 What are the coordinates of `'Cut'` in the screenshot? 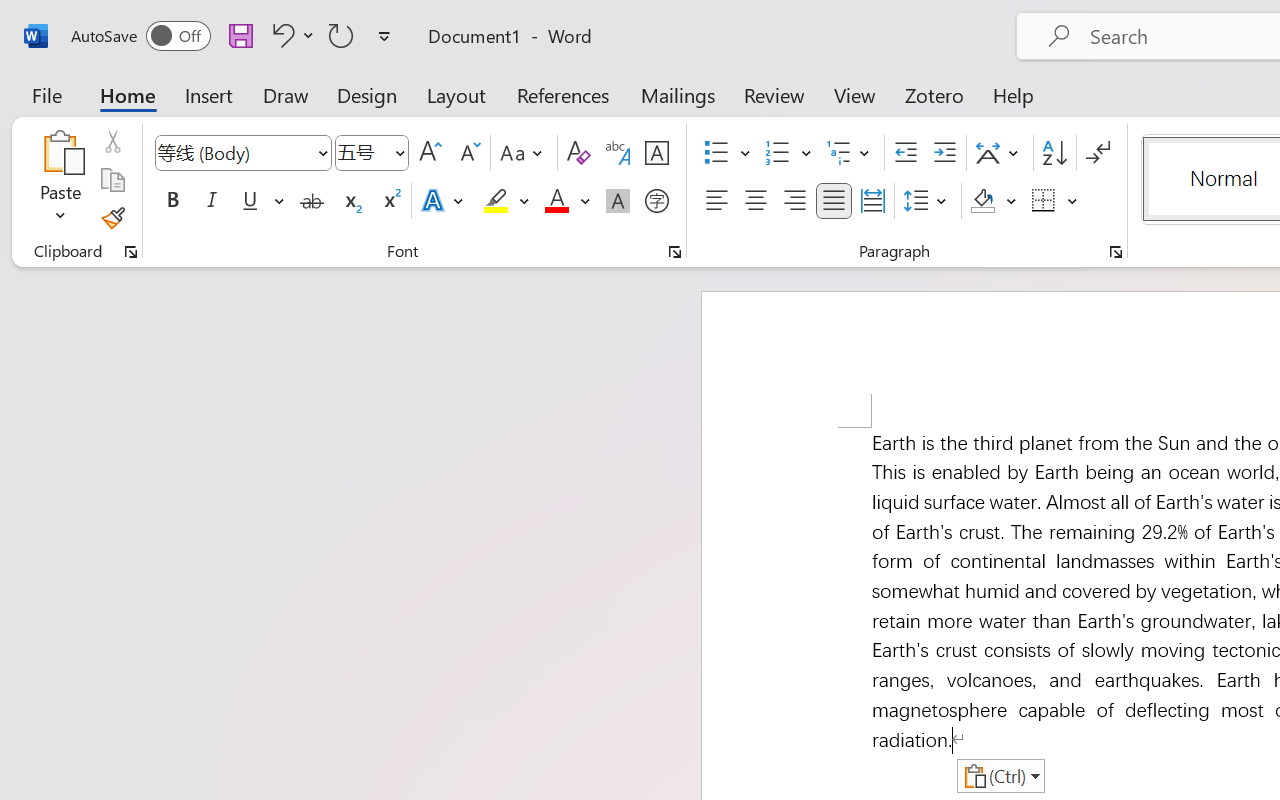 It's located at (111, 141).